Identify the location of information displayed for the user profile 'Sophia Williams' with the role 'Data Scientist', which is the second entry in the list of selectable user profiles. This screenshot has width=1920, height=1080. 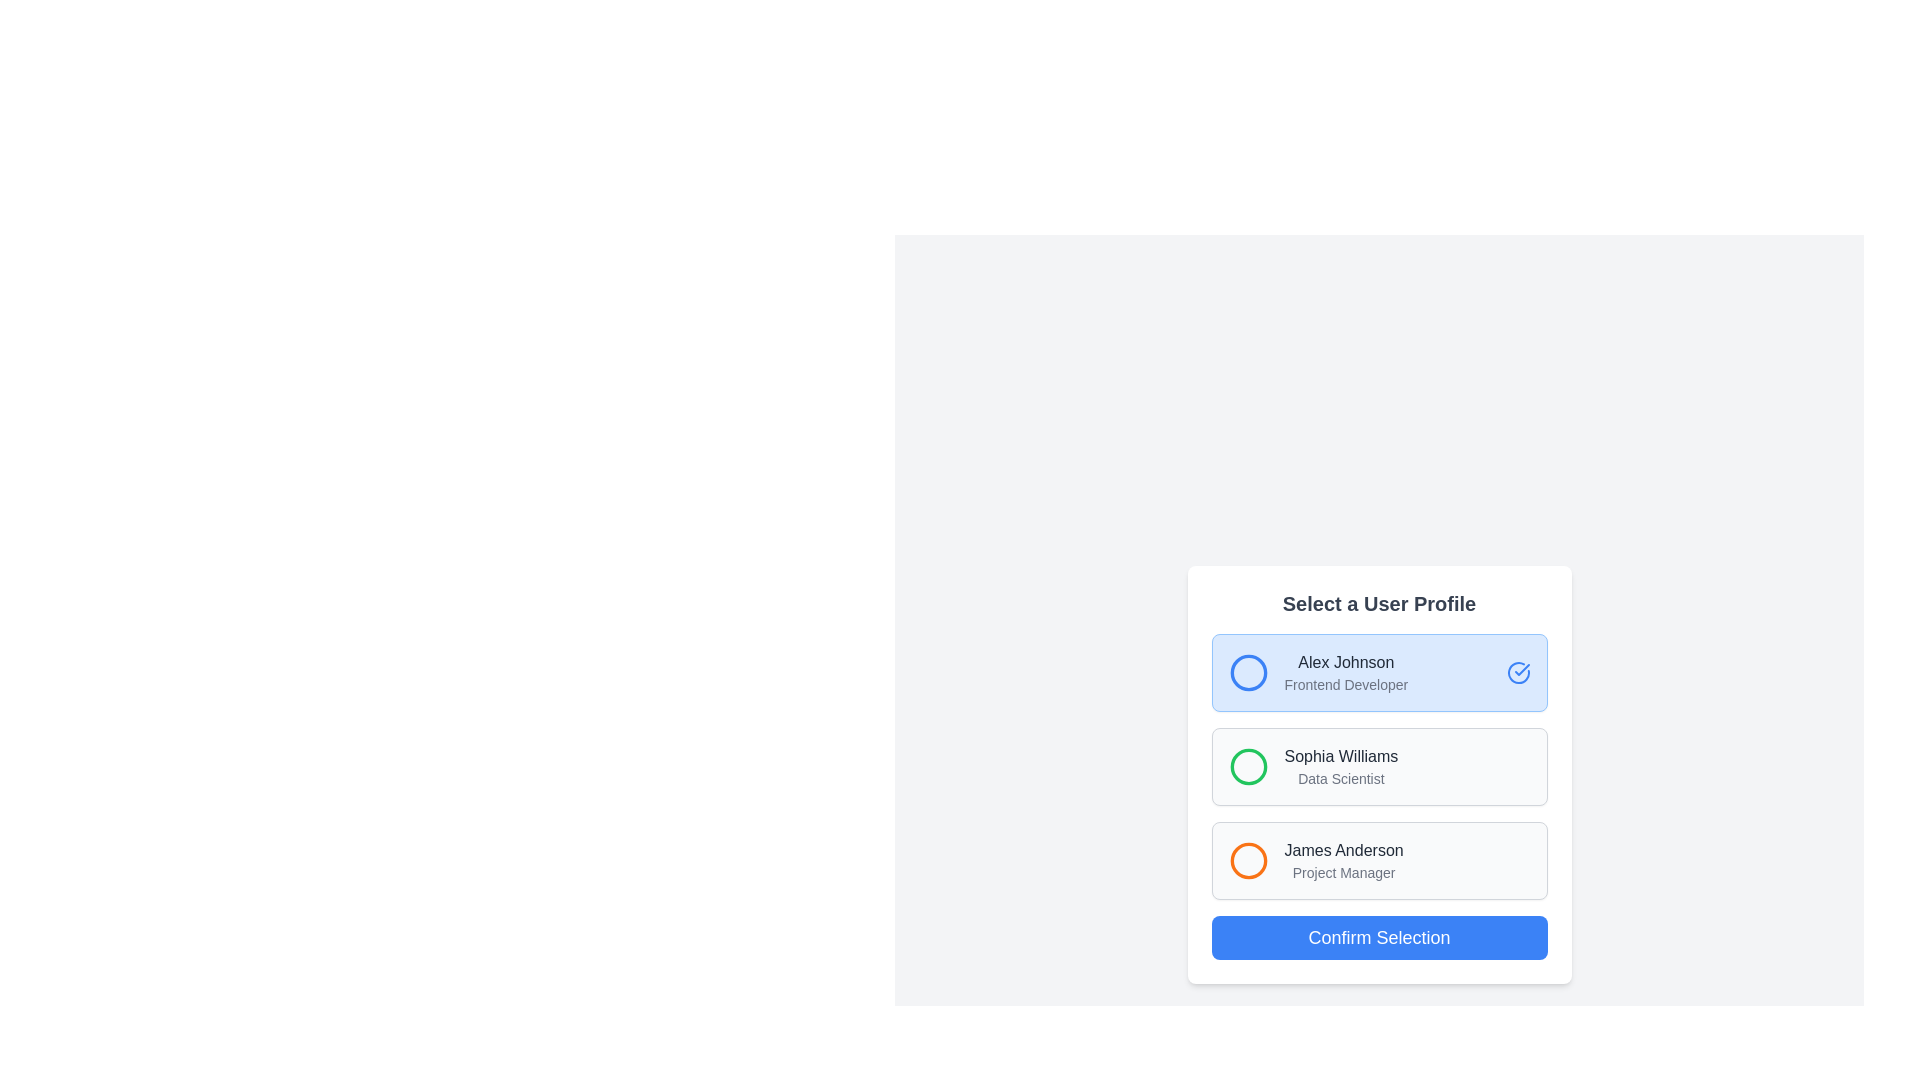
(1313, 766).